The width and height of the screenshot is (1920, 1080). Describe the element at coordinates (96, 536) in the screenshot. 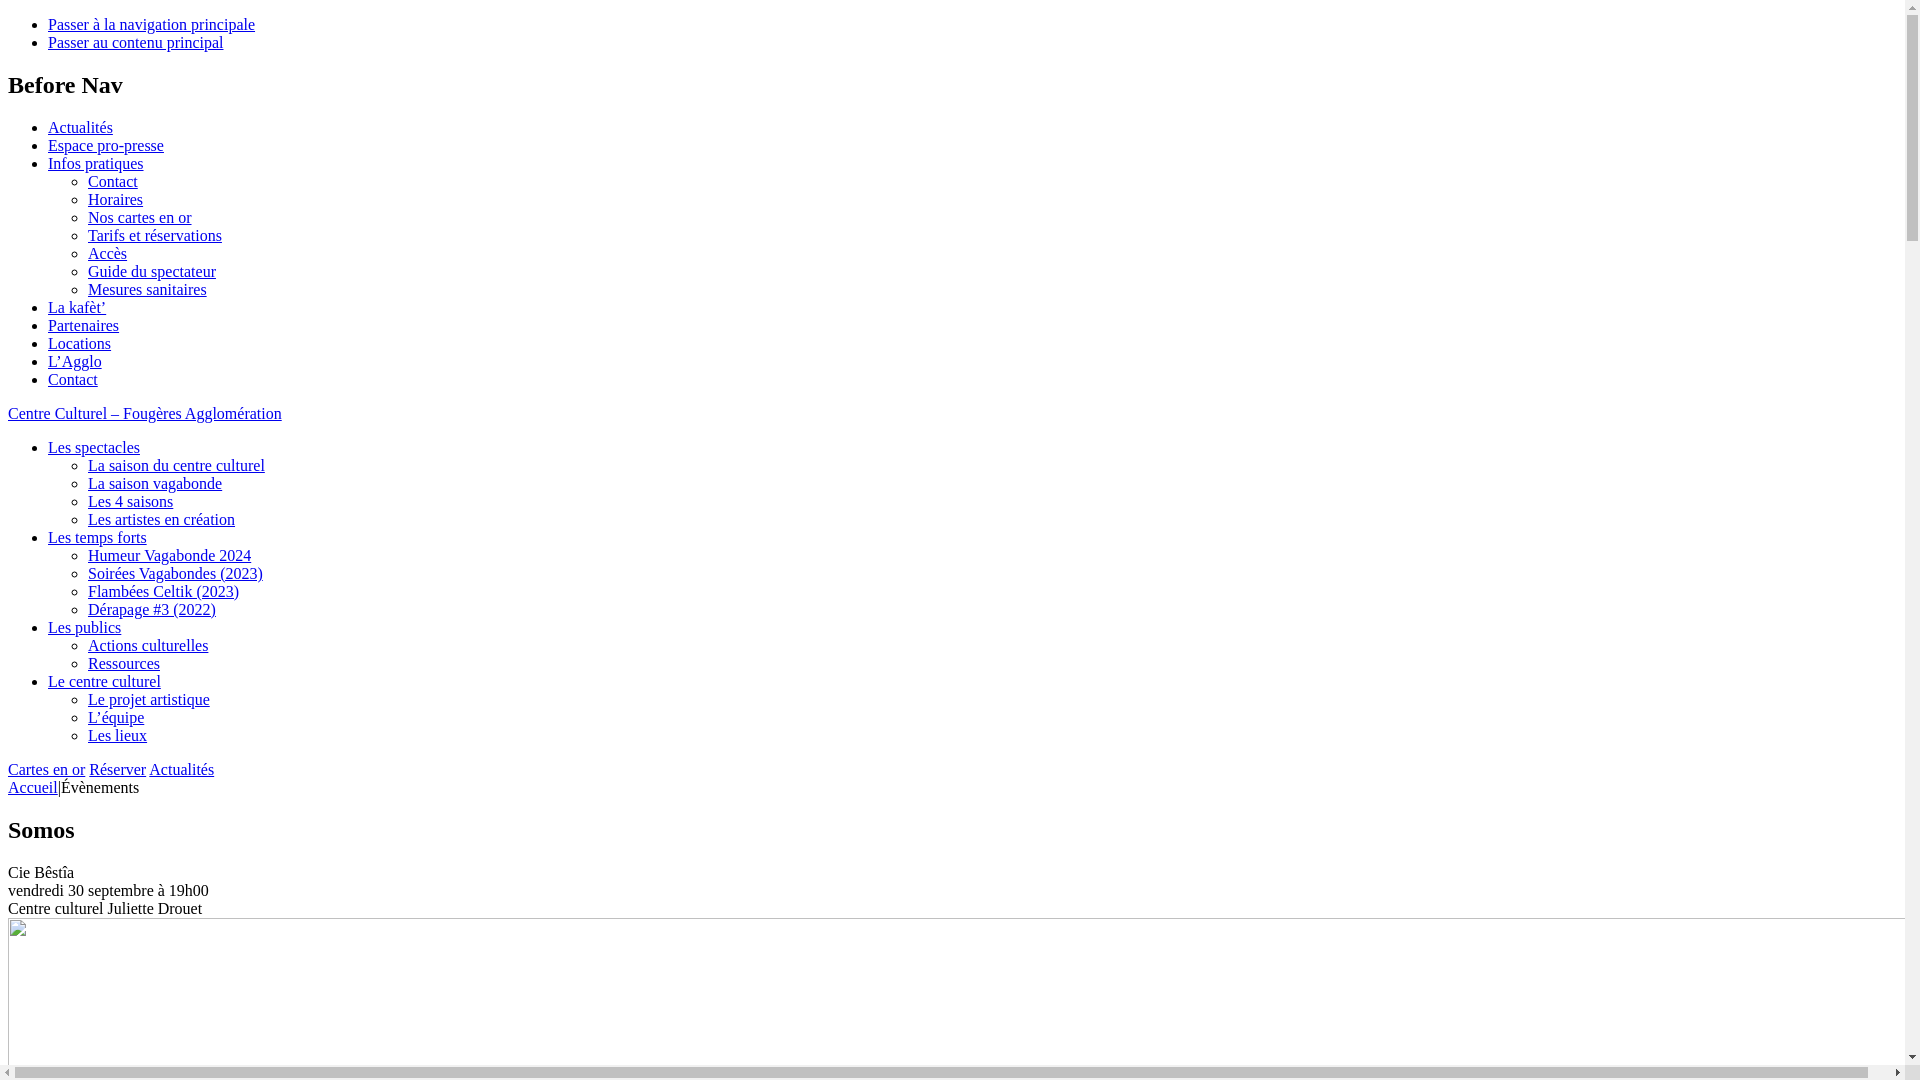

I see `'Les temps forts'` at that location.